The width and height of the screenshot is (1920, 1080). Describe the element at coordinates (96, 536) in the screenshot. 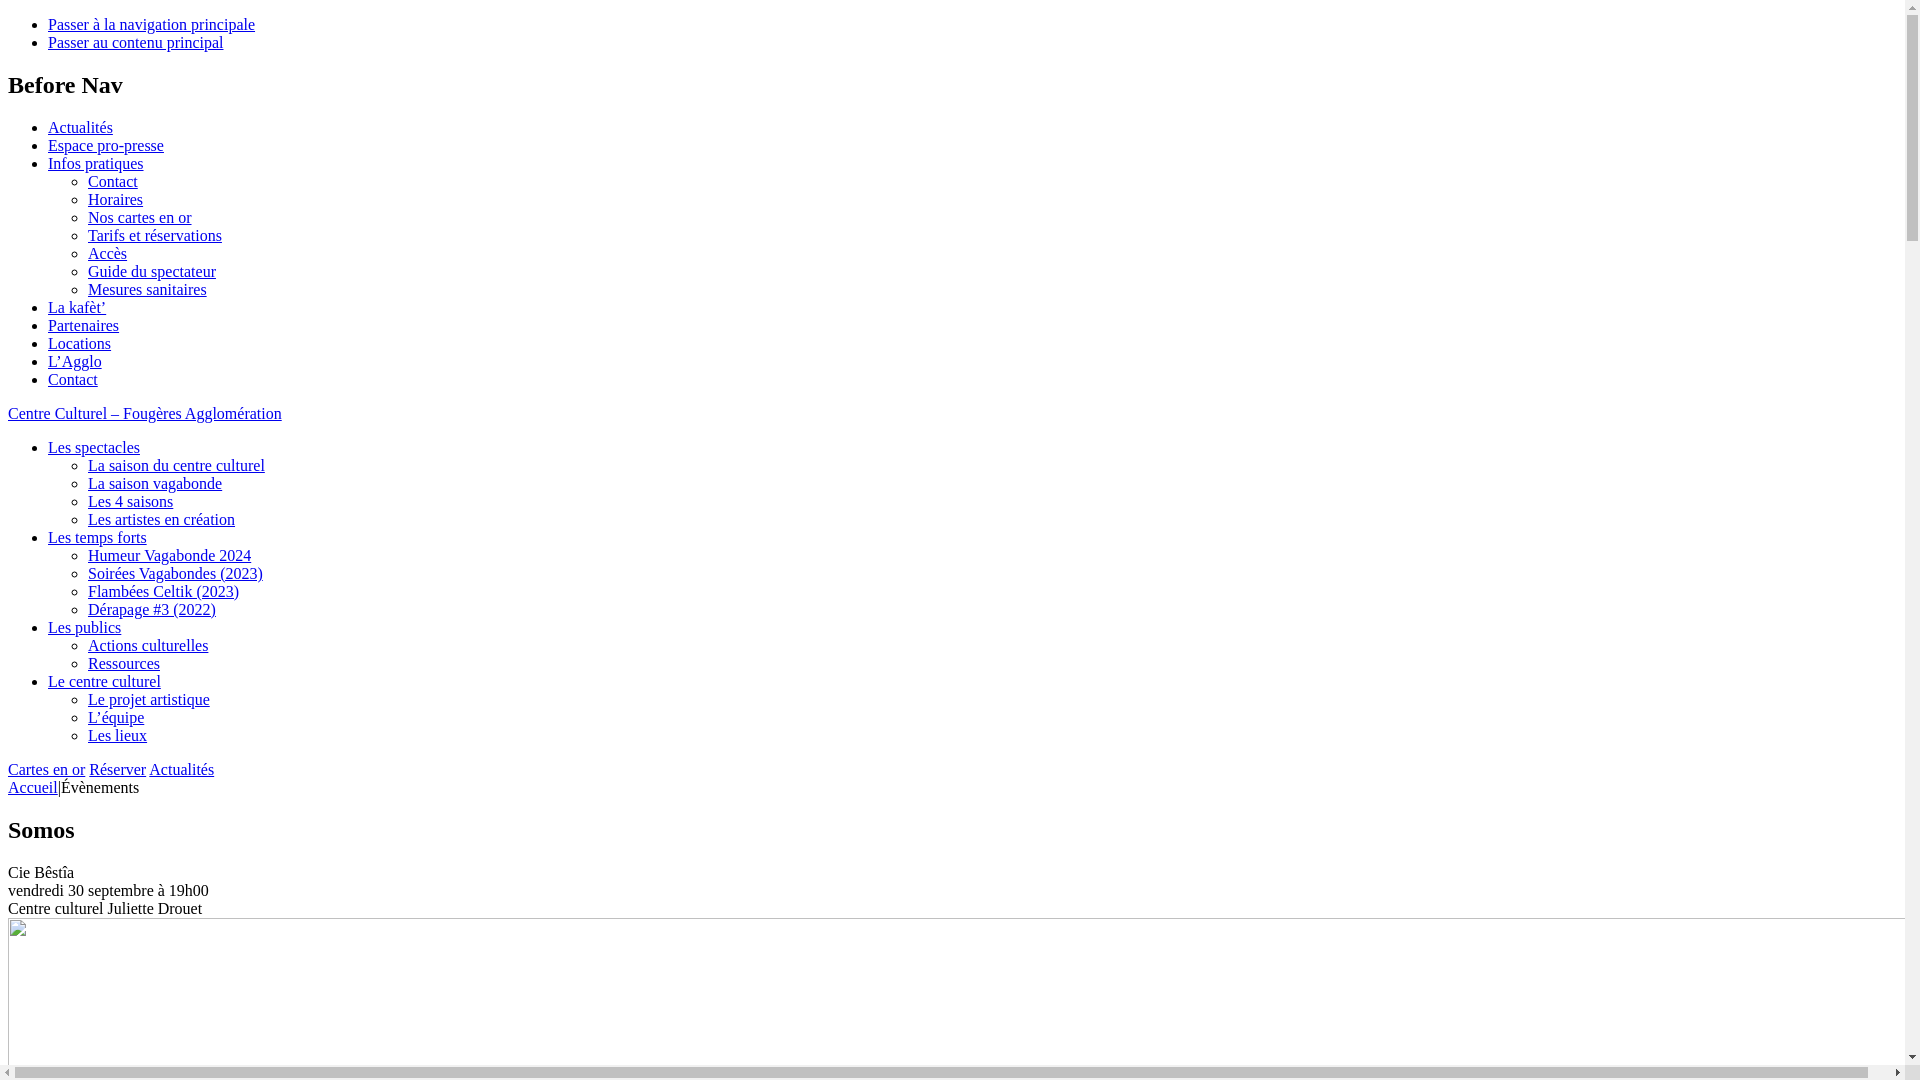

I see `'Les temps forts'` at that location.